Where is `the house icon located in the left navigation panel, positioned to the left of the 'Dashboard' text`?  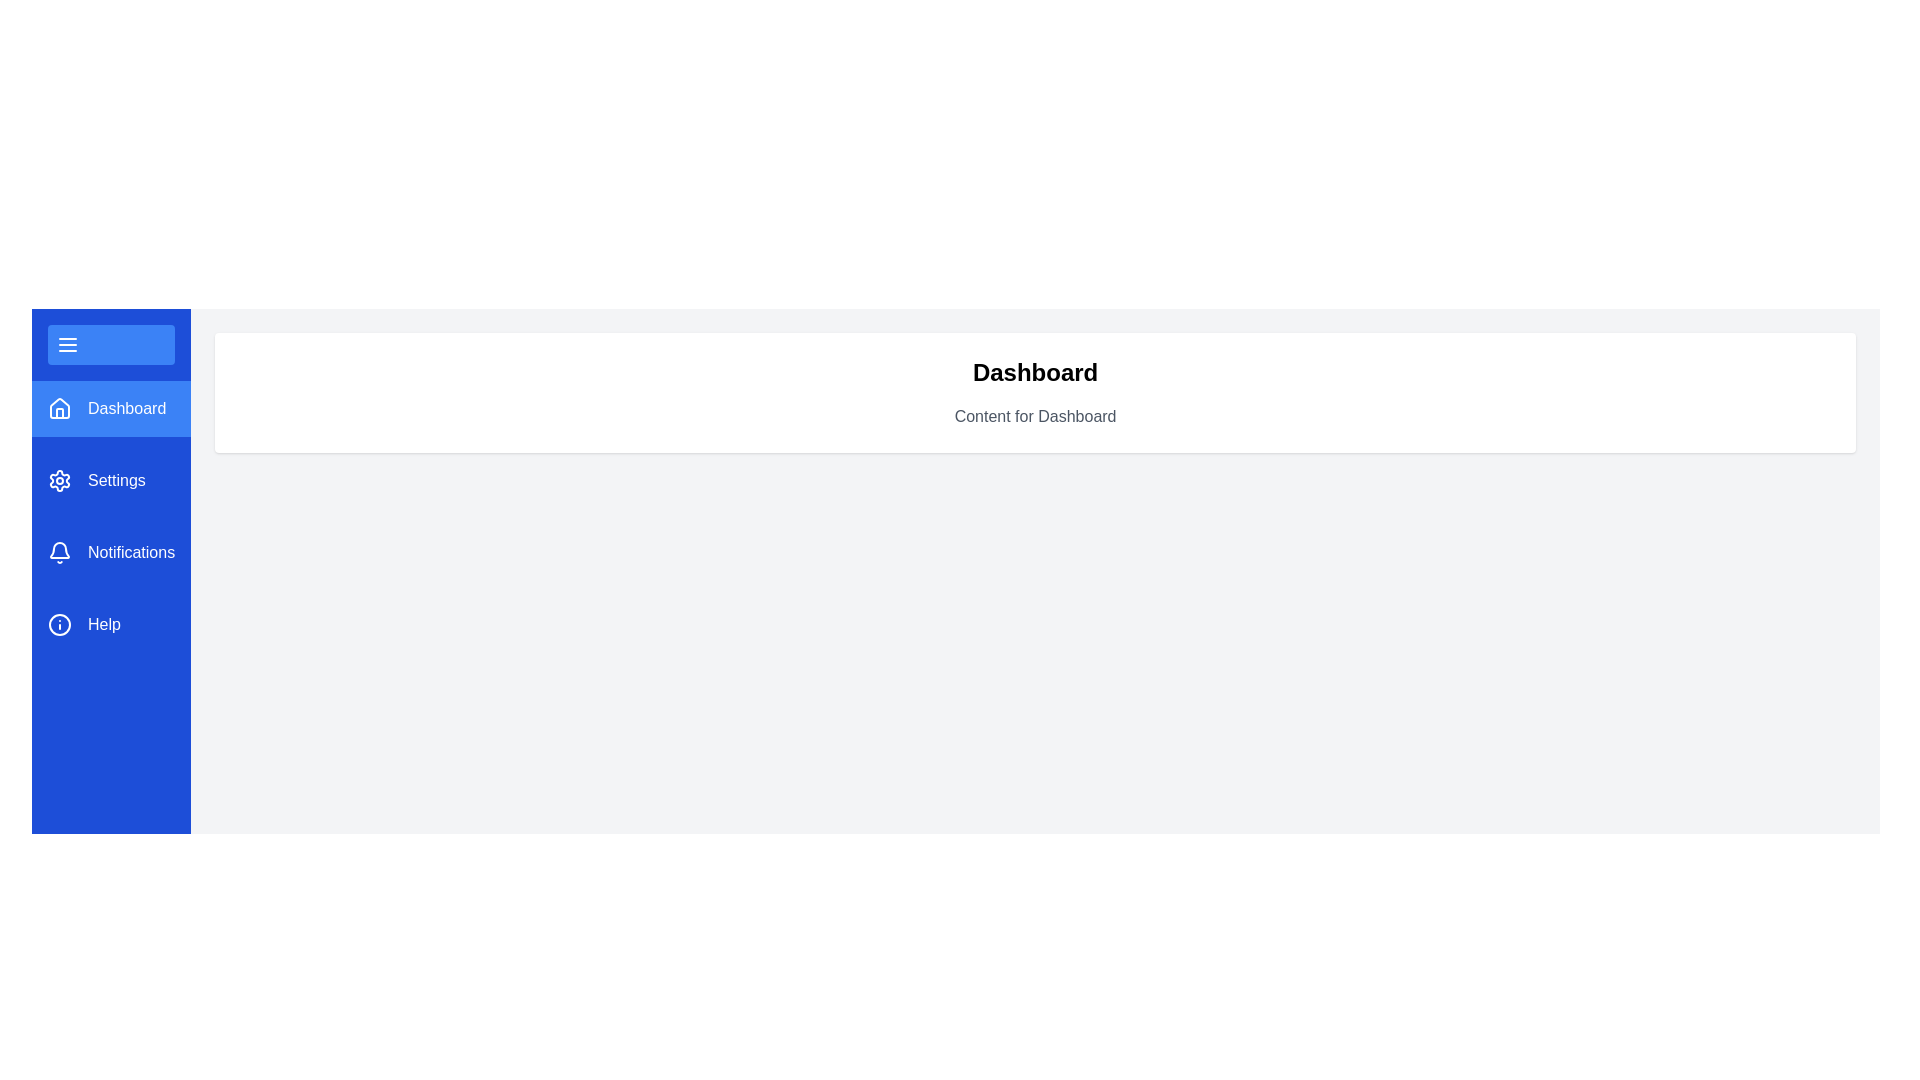
the house icon located in the left navigation panel, positioned to the left of the 'Dashboard' text is located at coordinates (59, 407).